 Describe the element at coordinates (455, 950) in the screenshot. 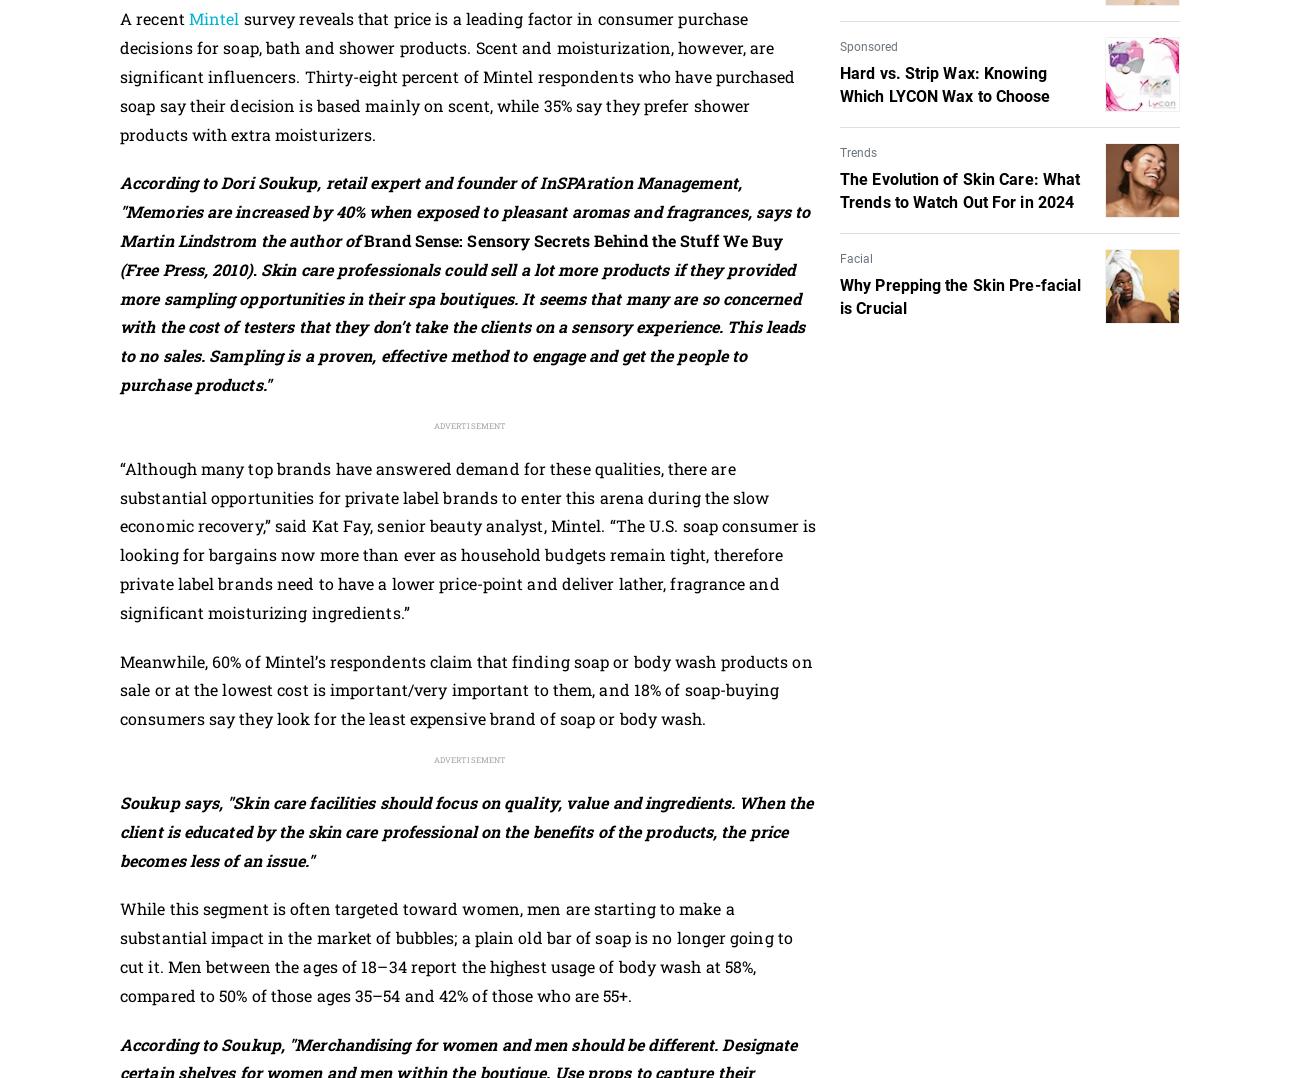

I see `'While this segment is often targeted toward women, men are starting to make a substantial impact in the market of bubbles; a plain old bar of soap is no longer going to cut it. Men between the ages of 18–34 report the highest usage of body wash at 58%, compared to 50% of those ages 35–54 and 42% of those who are 55+.'` at that location.